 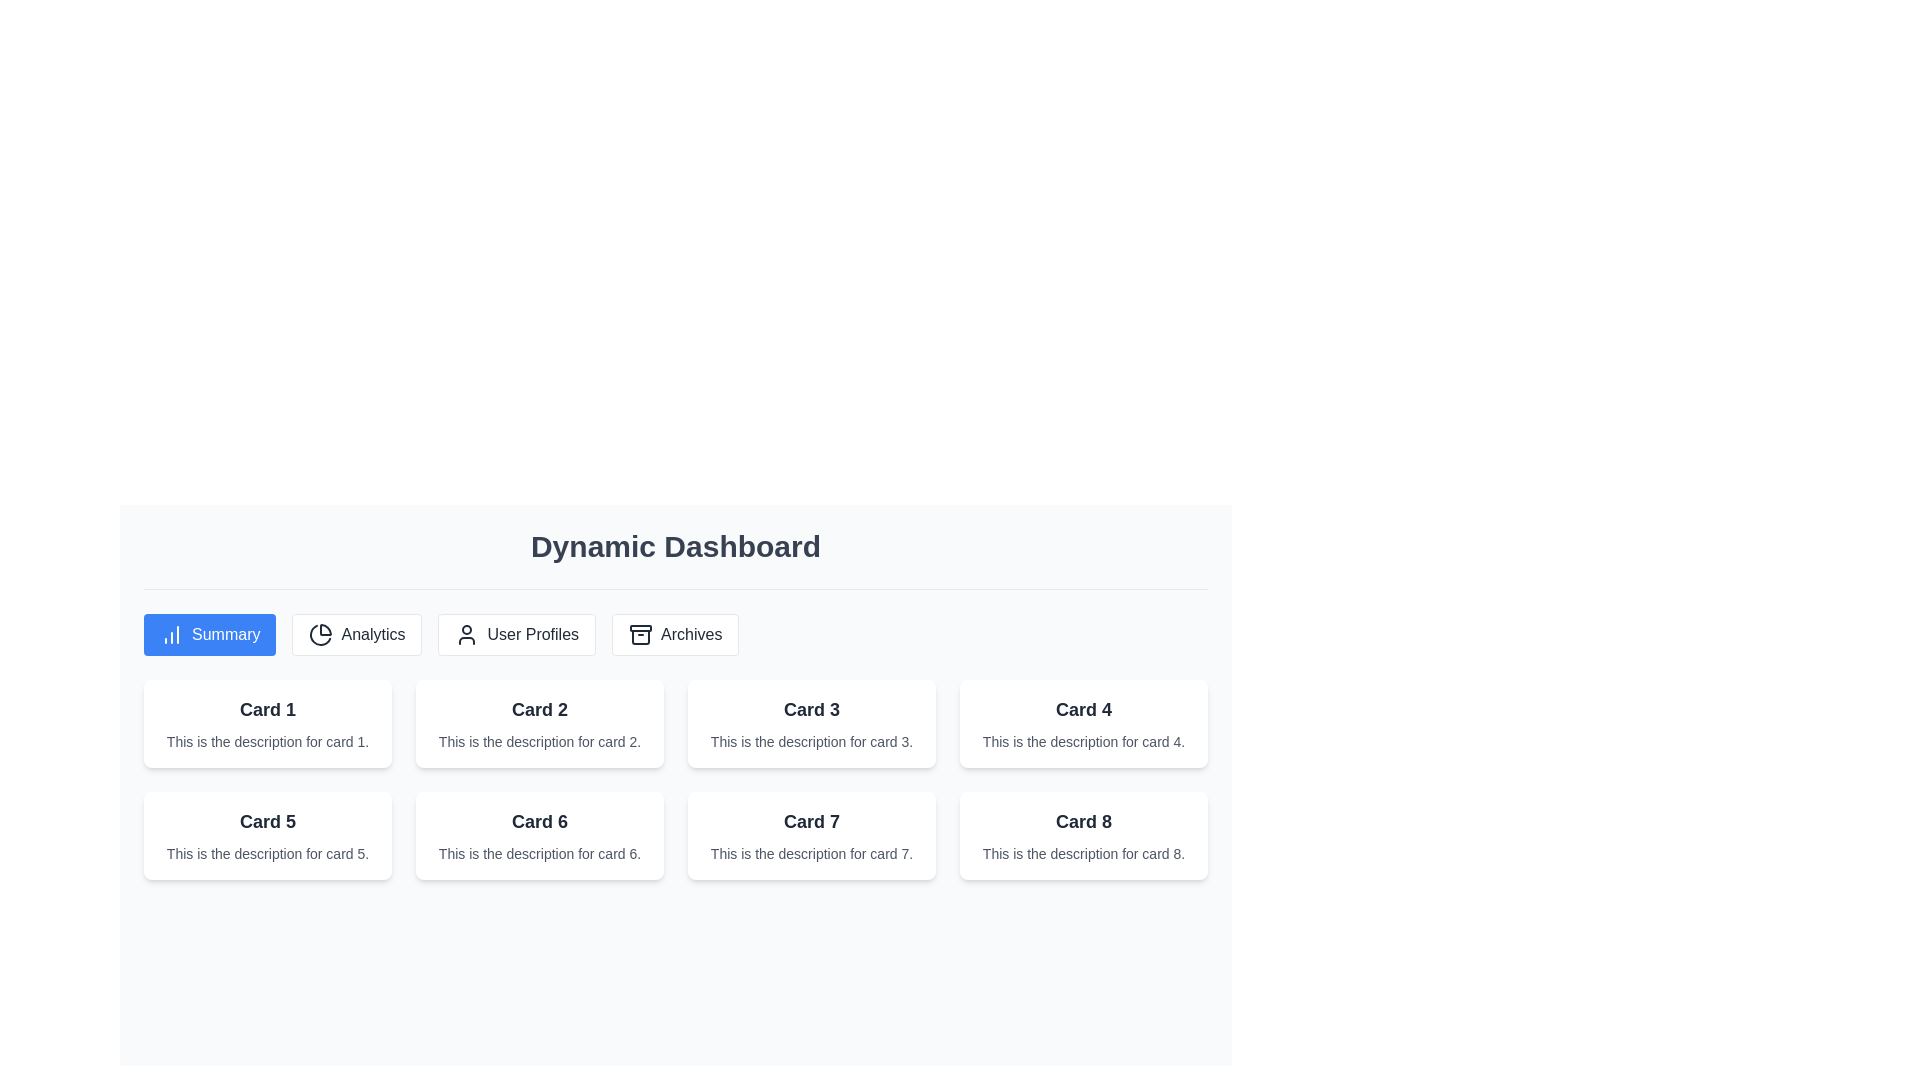 What do you see at coordinates (1083, 741) in the screenshot?
I see `the text element that reads 'This is the description for card 4.' located beneath the title 'Card 4' in the fourth card of the grid layout` at bounding box center [1083, 741].